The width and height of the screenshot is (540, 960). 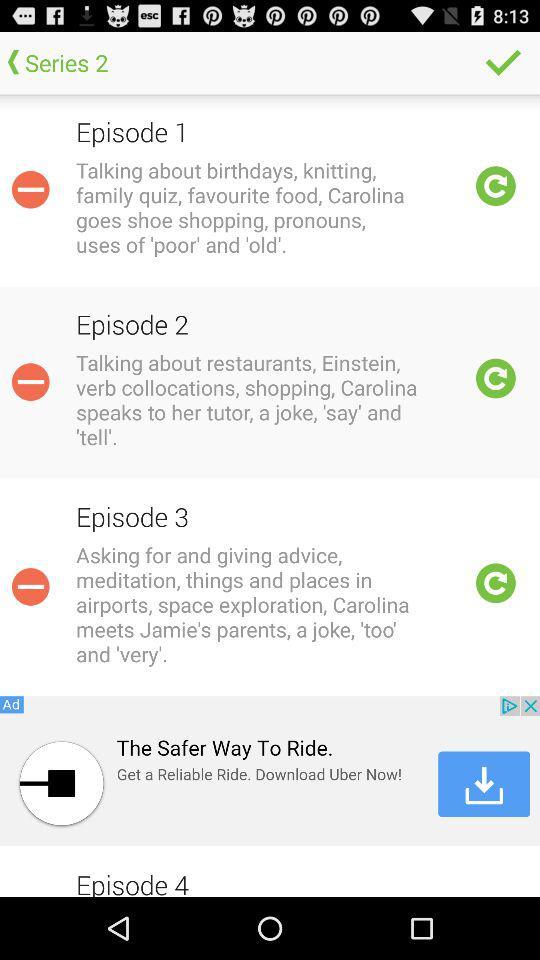 What do you see at coordinates (29, 586) in the screenshot?
I see `remove episode` at bounding box center [29, 586].